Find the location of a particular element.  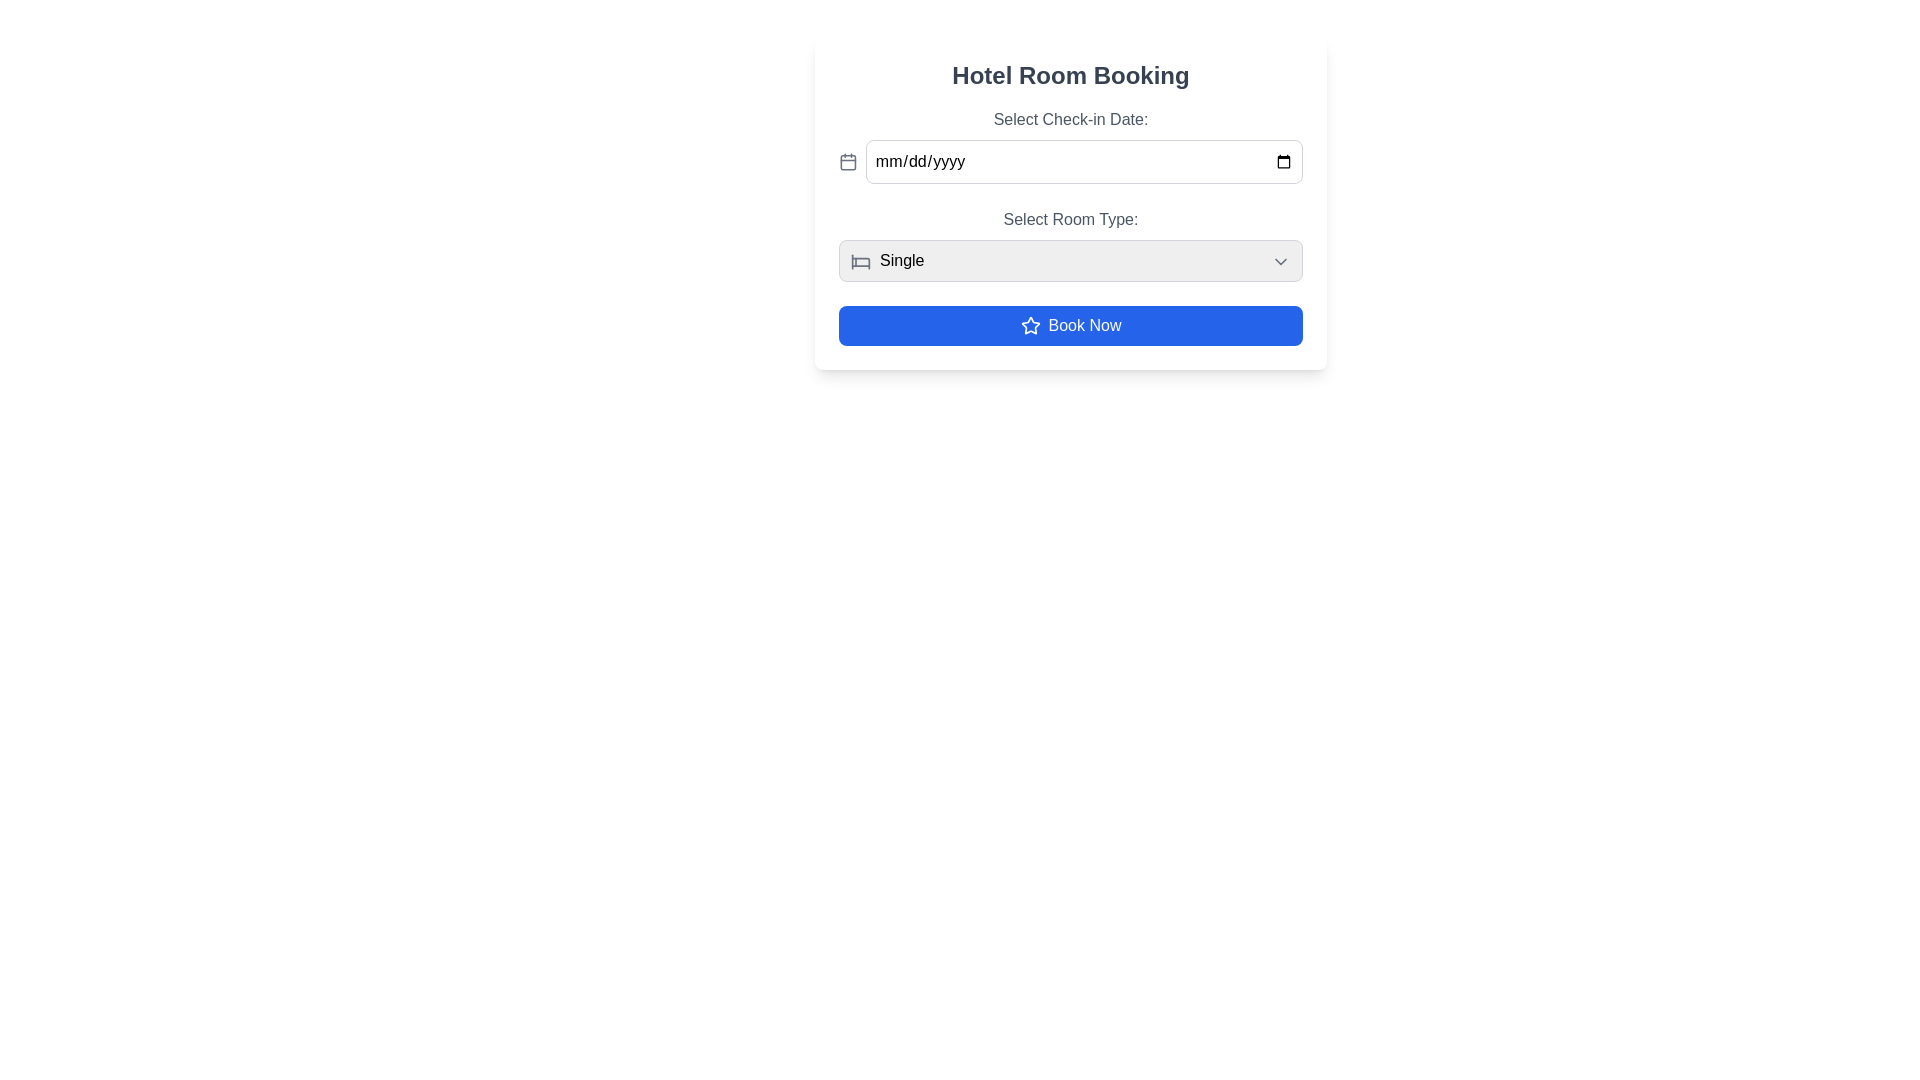

the decorative icon located near the bottom of the interface, just above the 'Book Now' button is located at coordinates (1030, 324).